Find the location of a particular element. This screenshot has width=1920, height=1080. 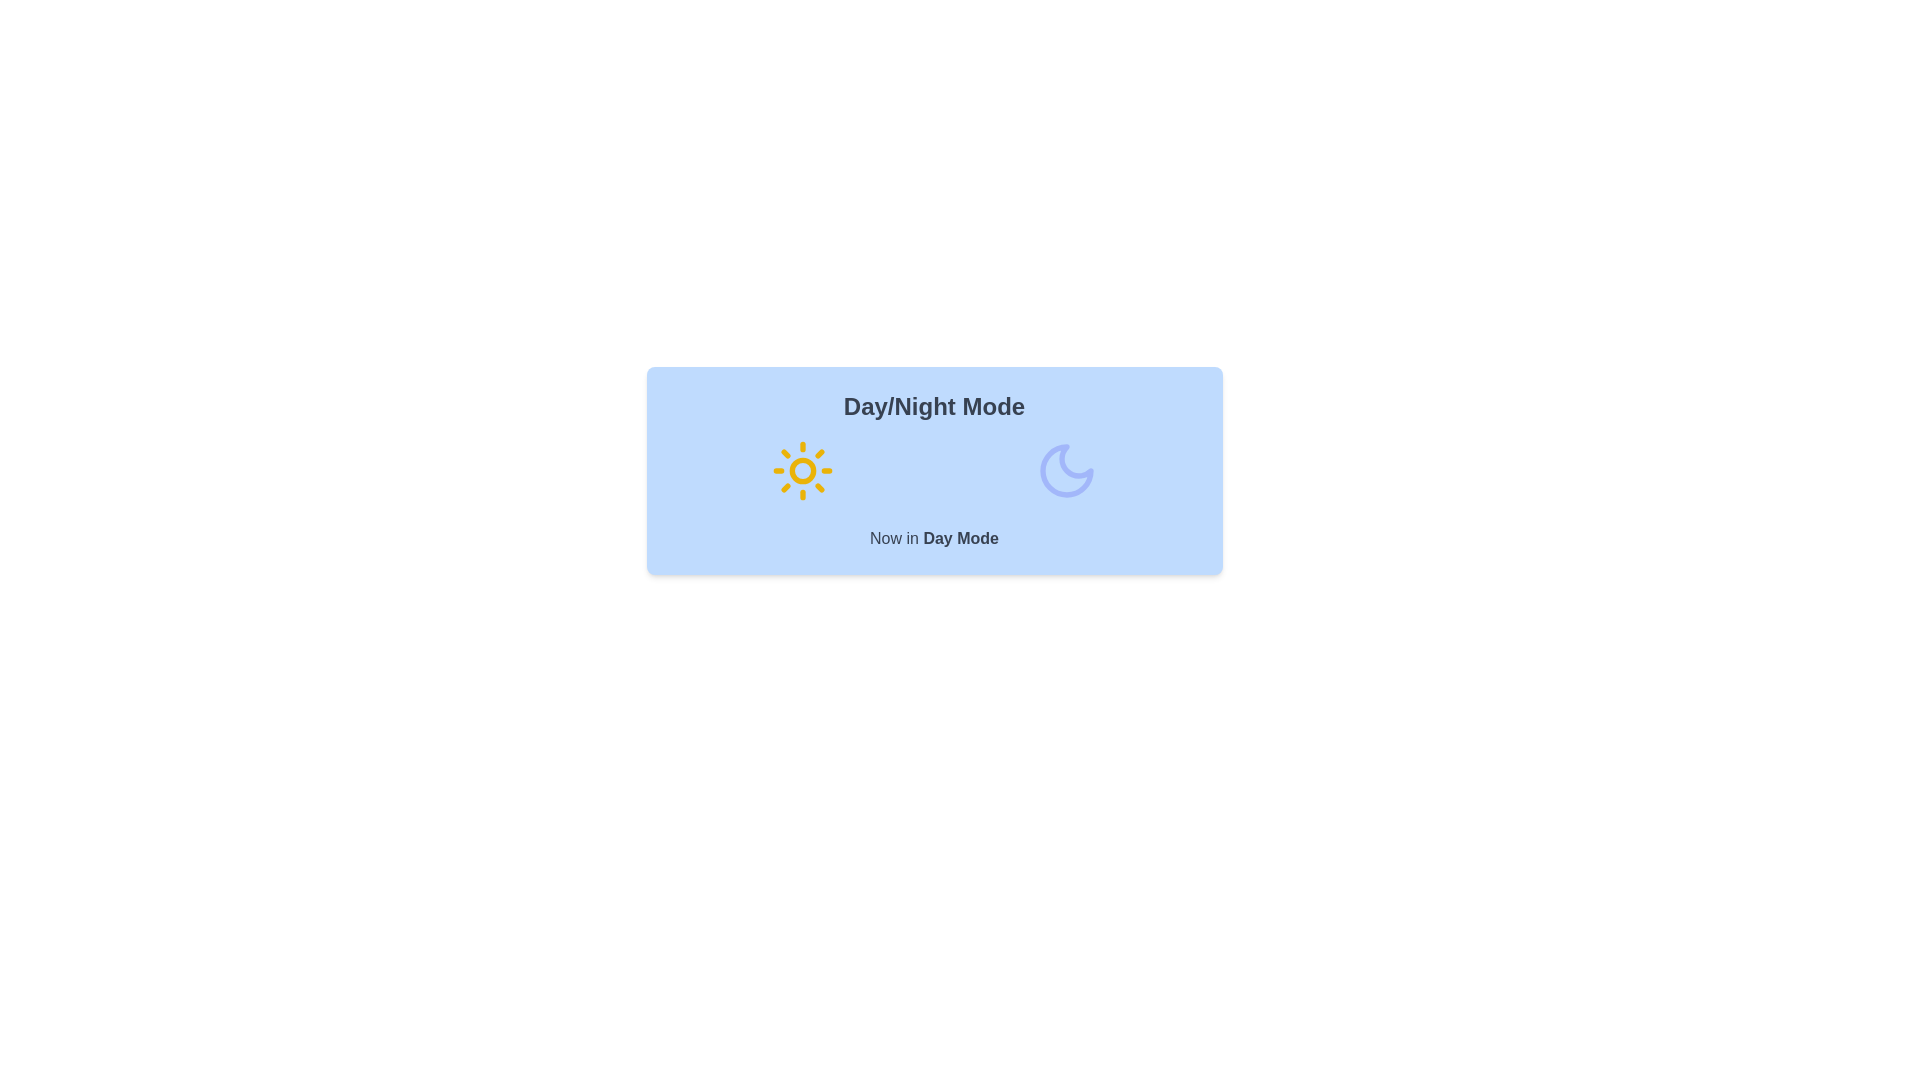

the Moon icon to trigger its animation is located at coordinates (1065, 470).